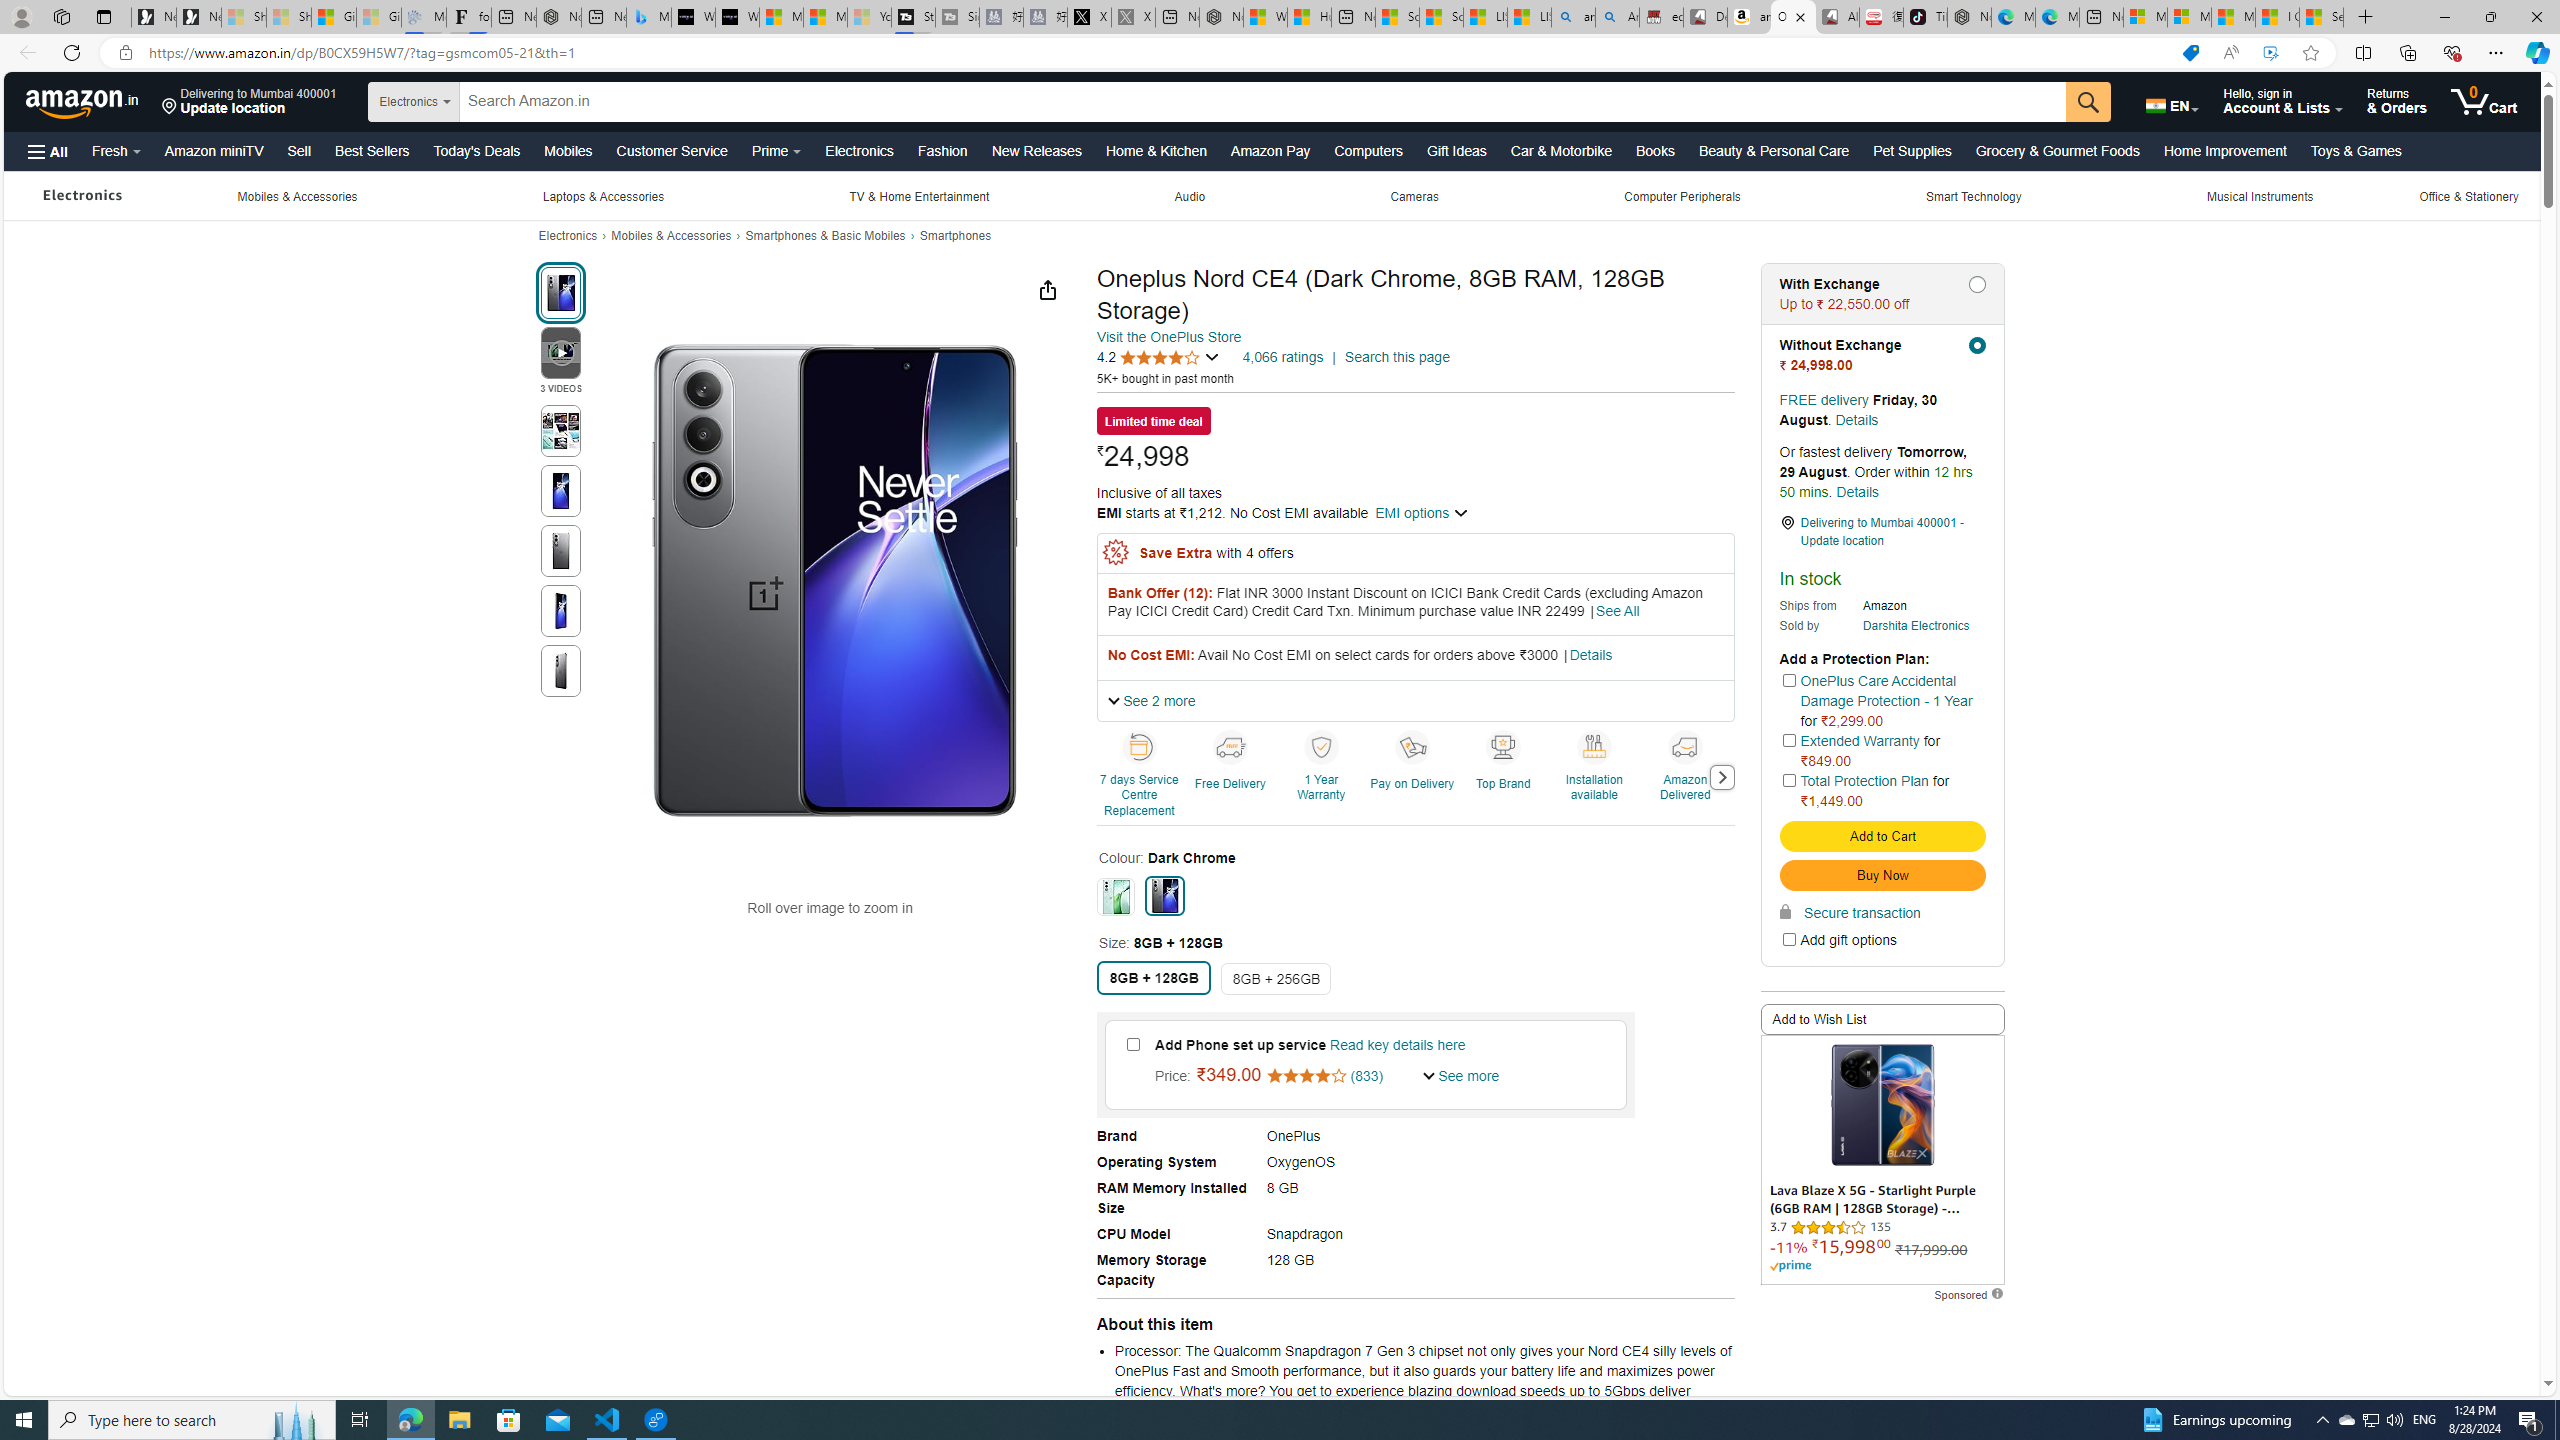  Describe the element at coordinates (199, 16) in the screenshot. I see `'Newsletter Sign Up'` at that location.